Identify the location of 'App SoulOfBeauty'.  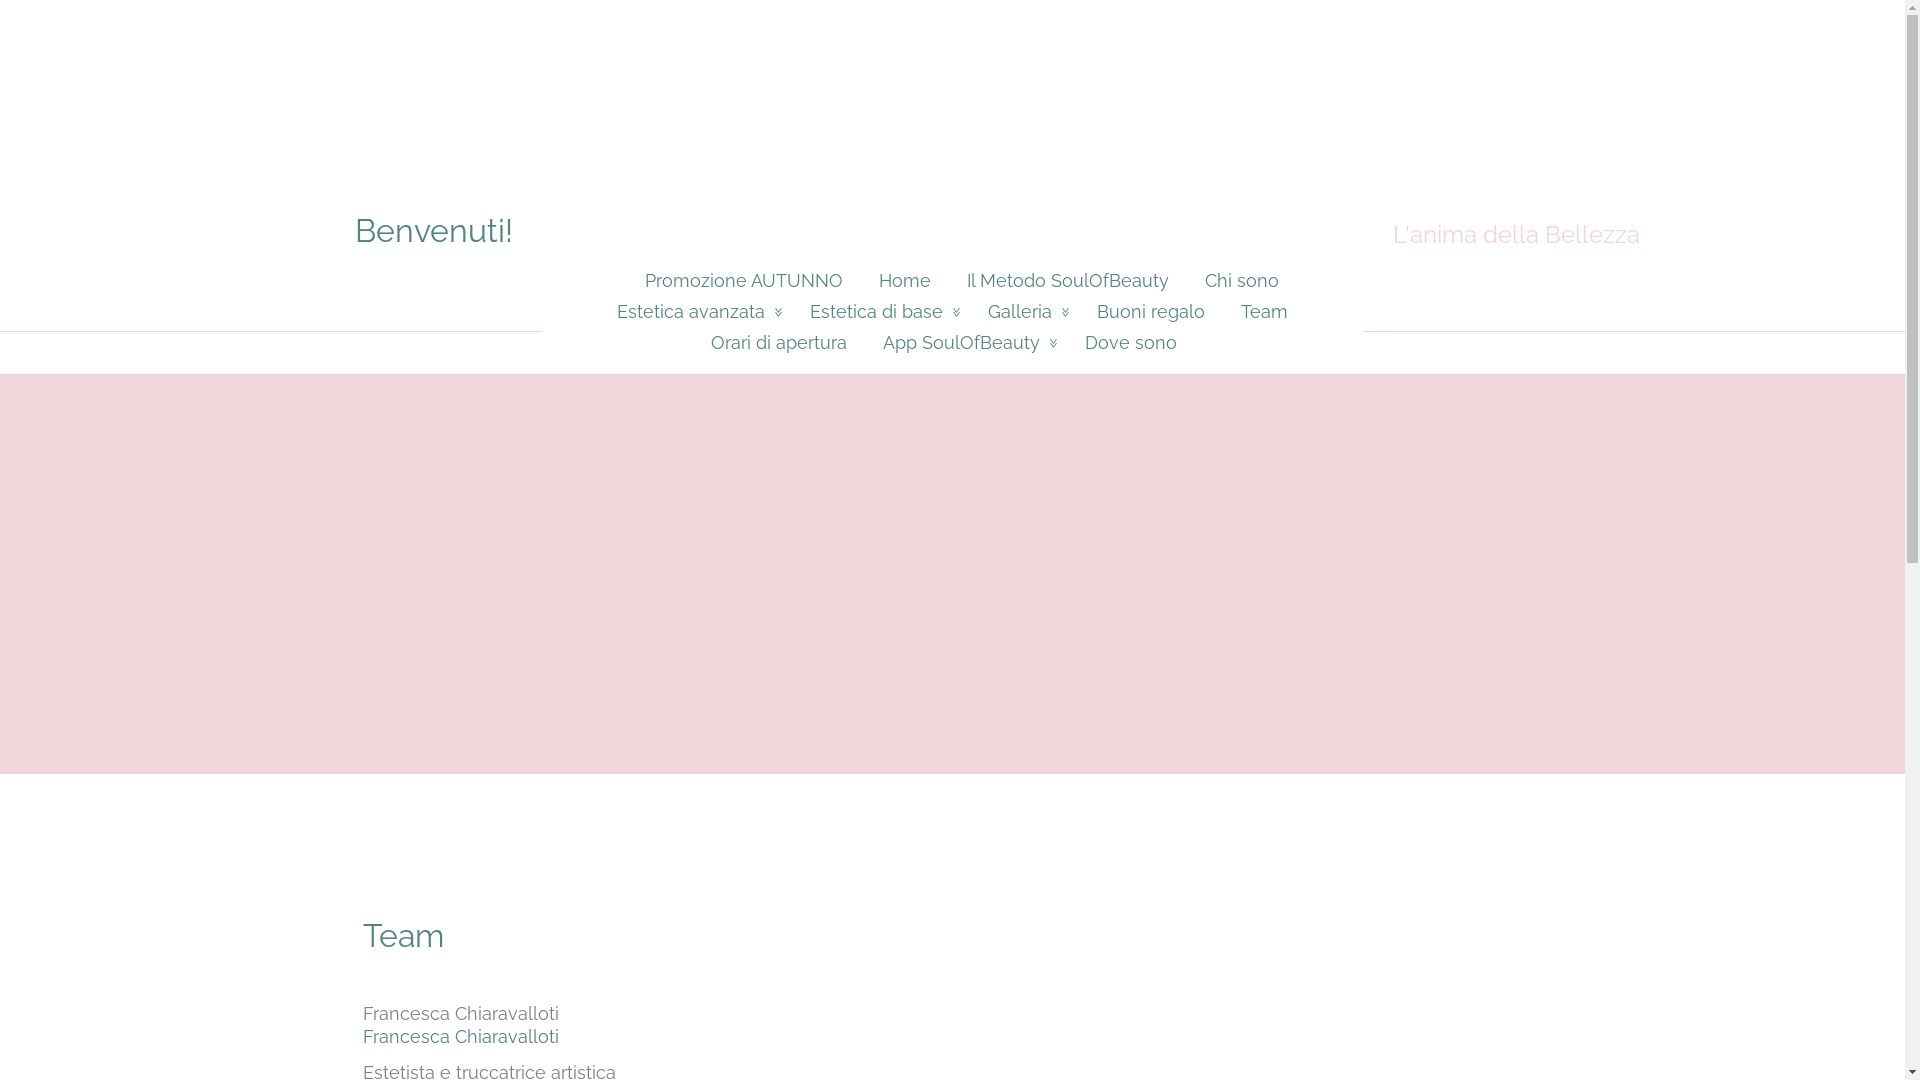
(964, 341).